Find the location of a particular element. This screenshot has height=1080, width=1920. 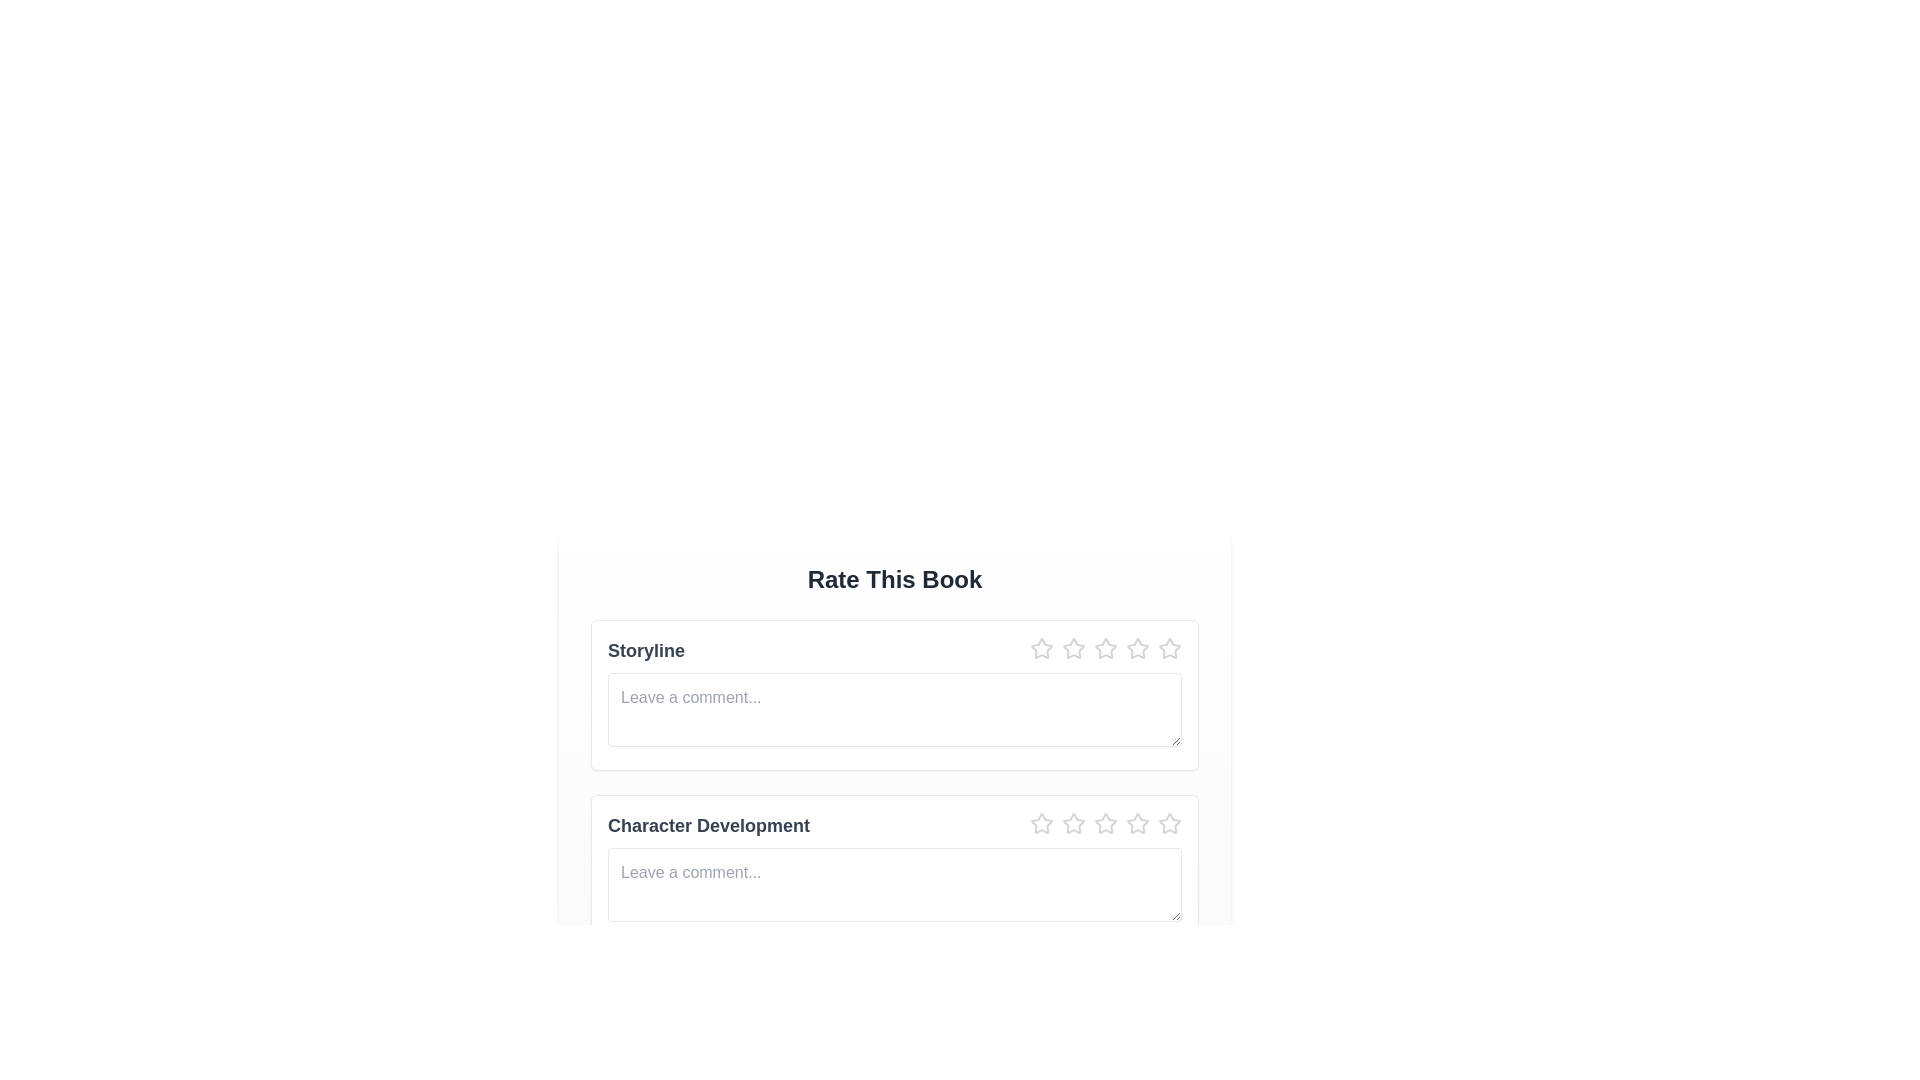

the fifth star-shaped icon in the horizontal row of rating stars under the 'Storyline' section is located at coordinates (1137, 648).